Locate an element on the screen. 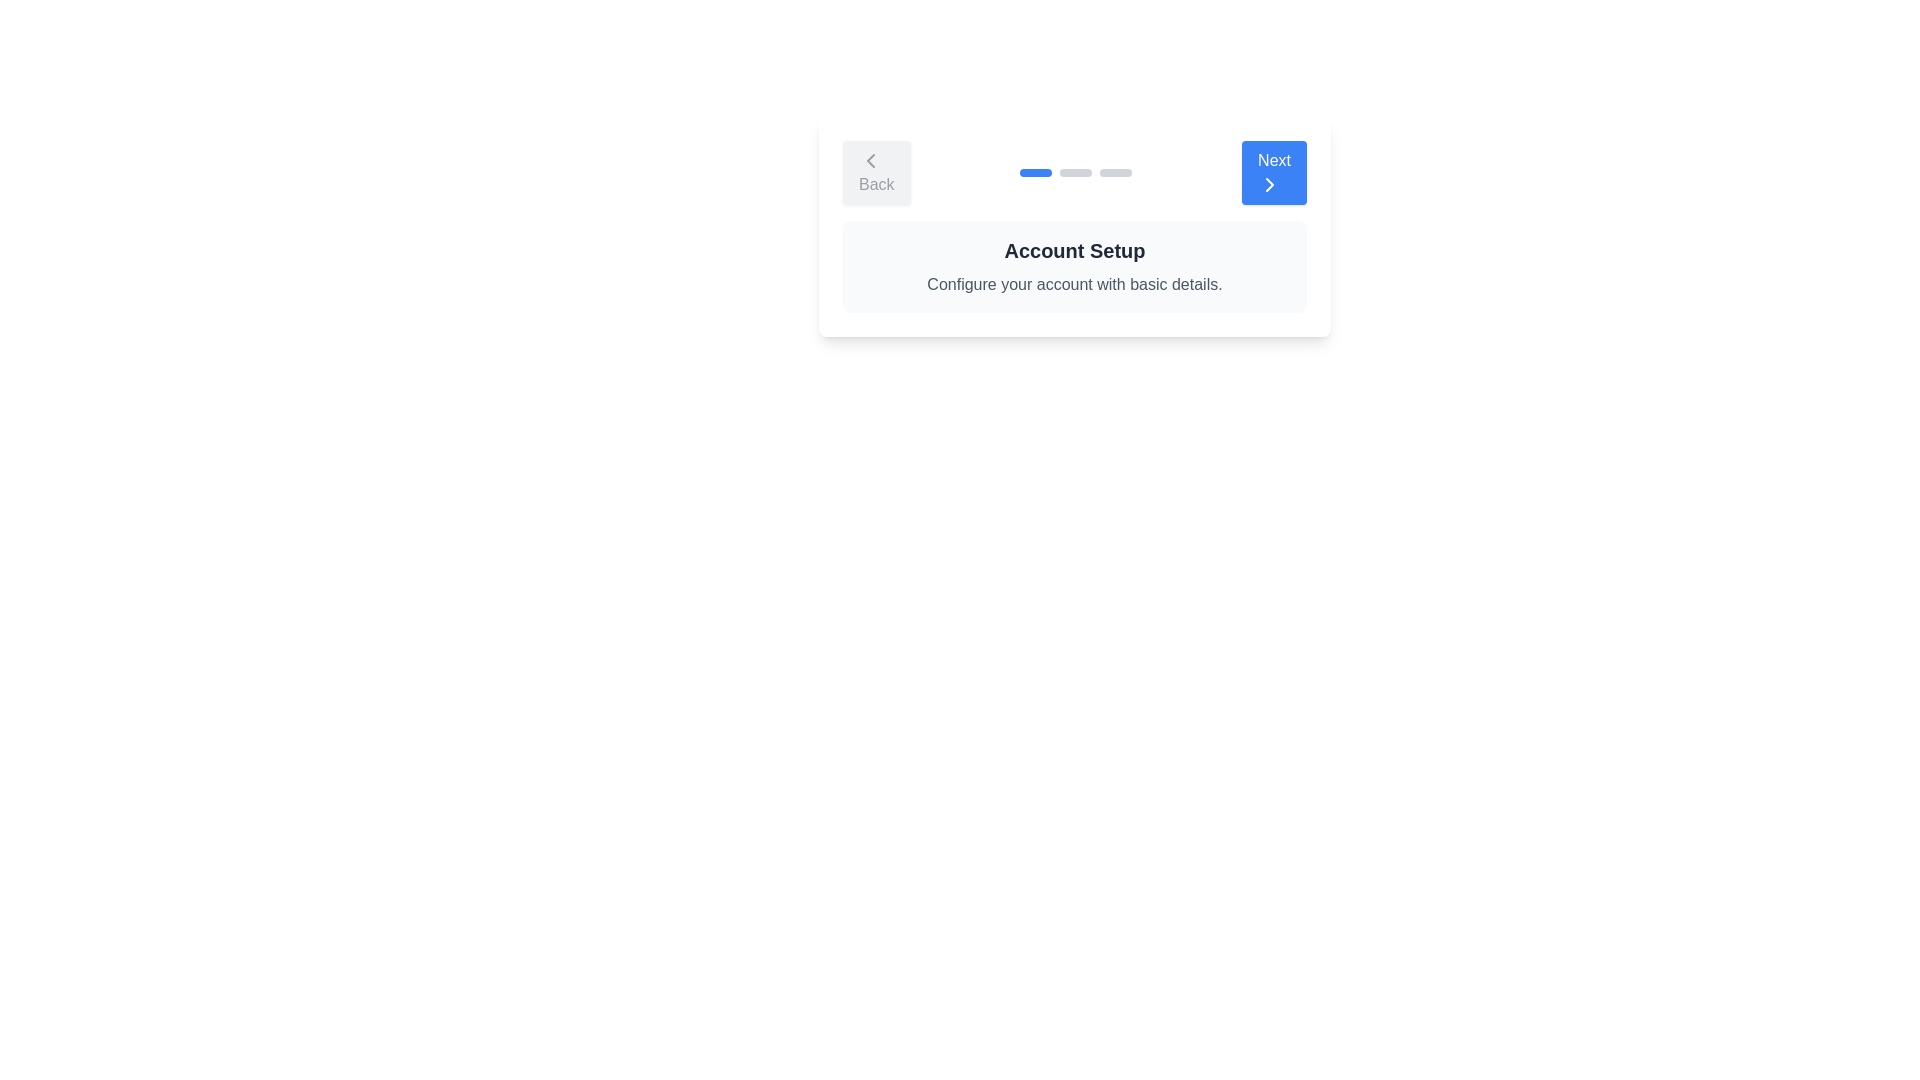 The height and width of the screenshot is (1080, 1920). the 'Next' button to navigate to the next step is located at coordinates (1272, 172).